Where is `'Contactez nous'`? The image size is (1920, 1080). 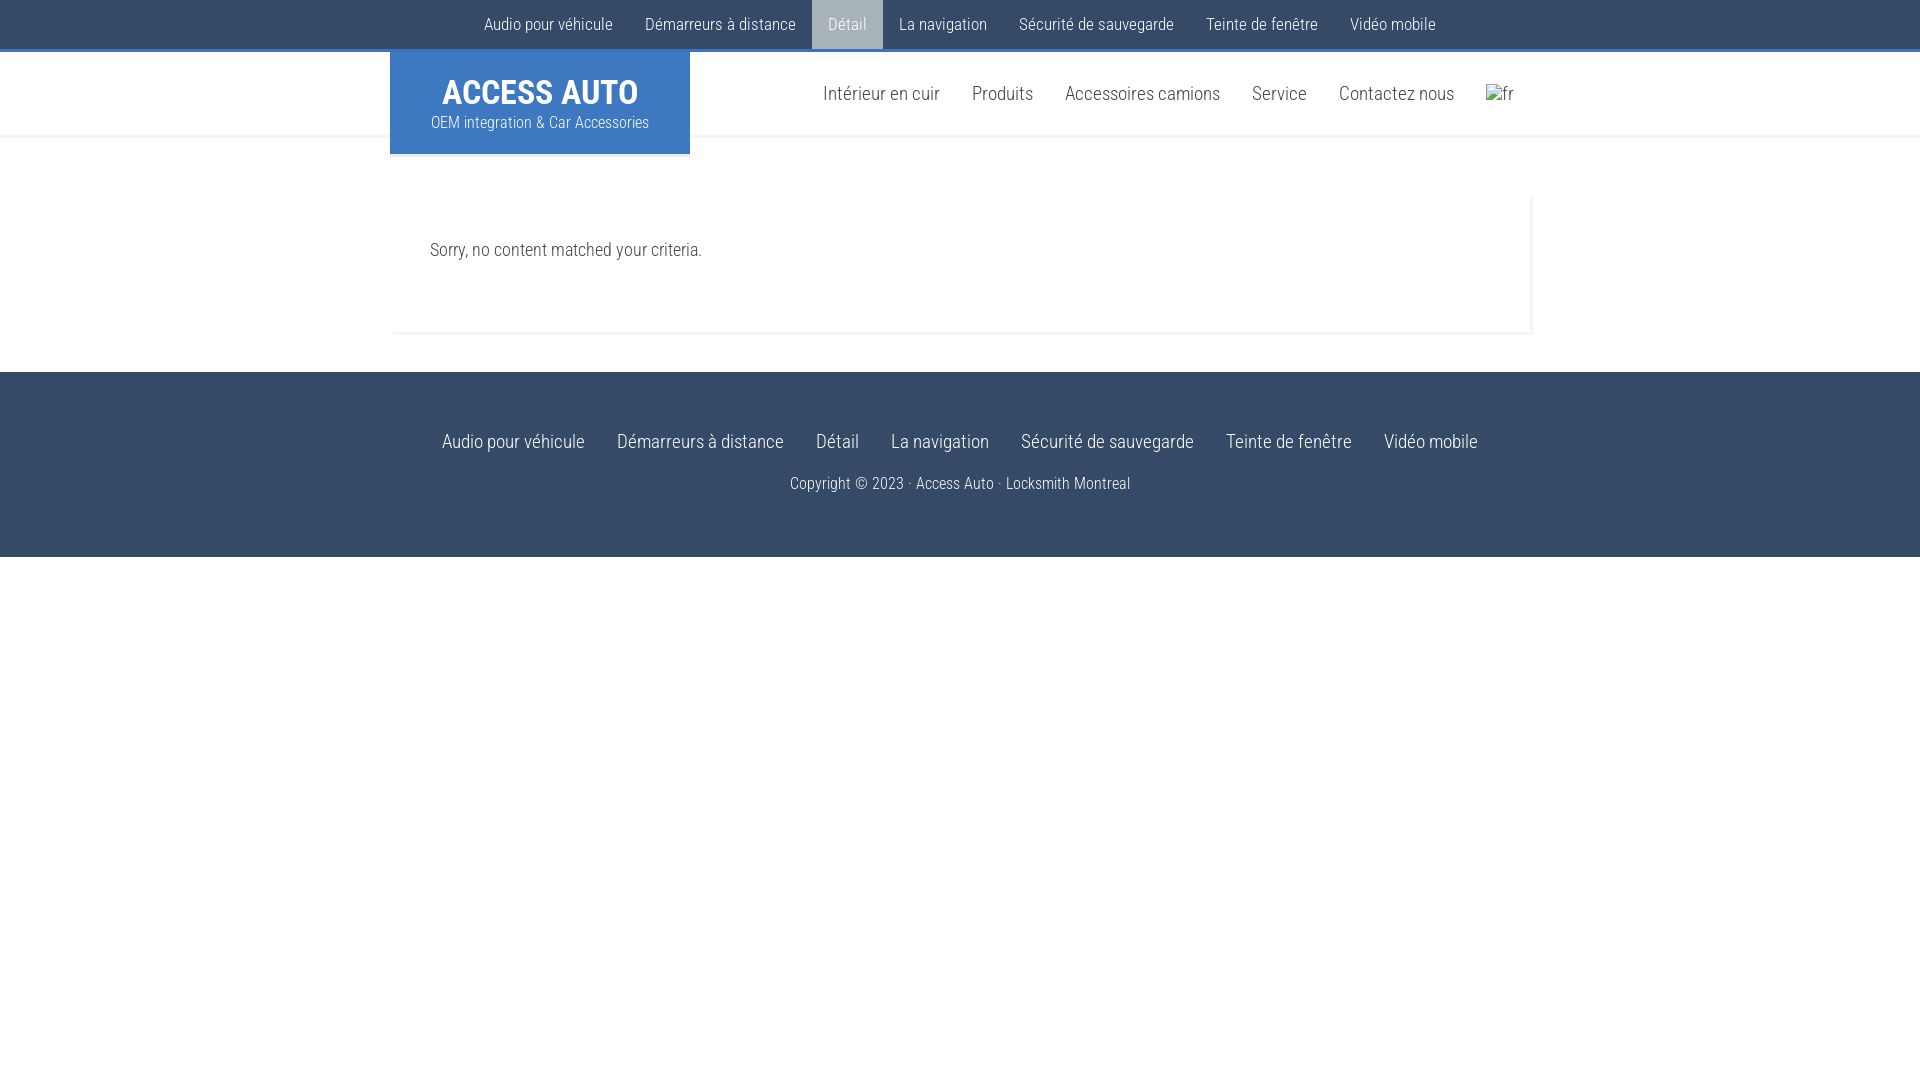 'Contactez nous' is located at coordinates (1395, 93).